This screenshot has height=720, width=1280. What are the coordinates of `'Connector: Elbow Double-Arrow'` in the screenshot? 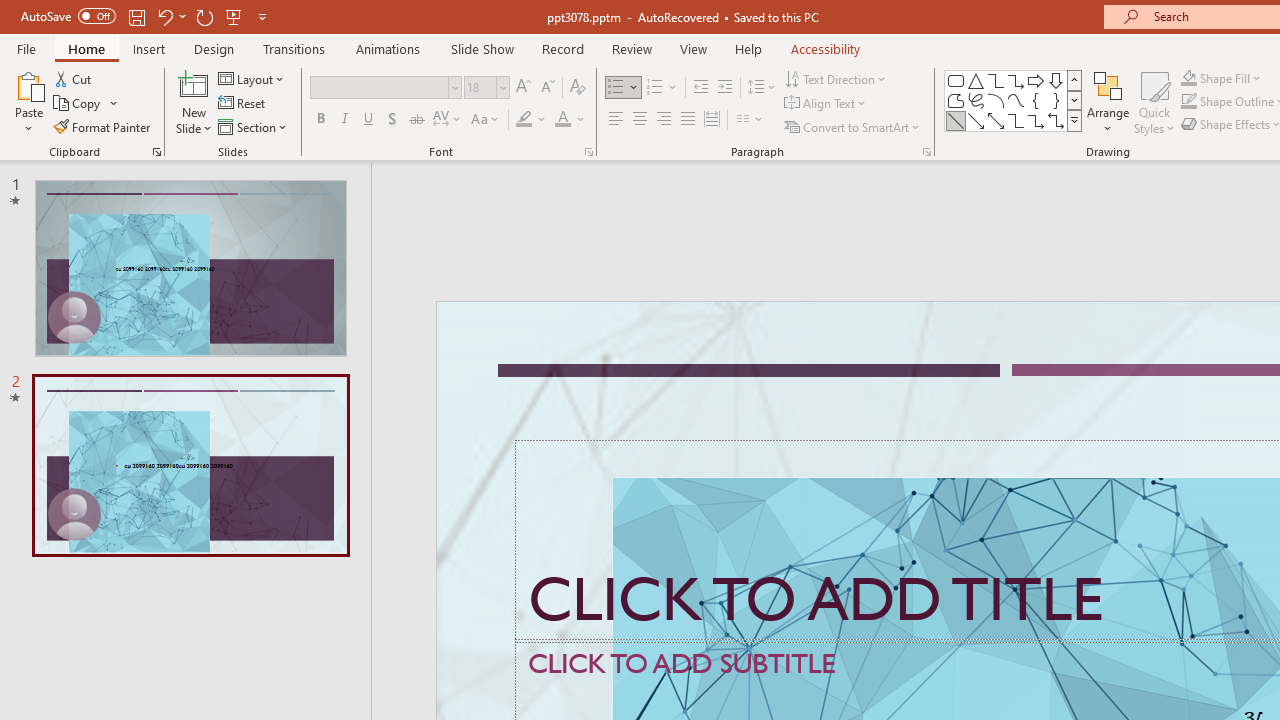 It's located at (1055, 120).